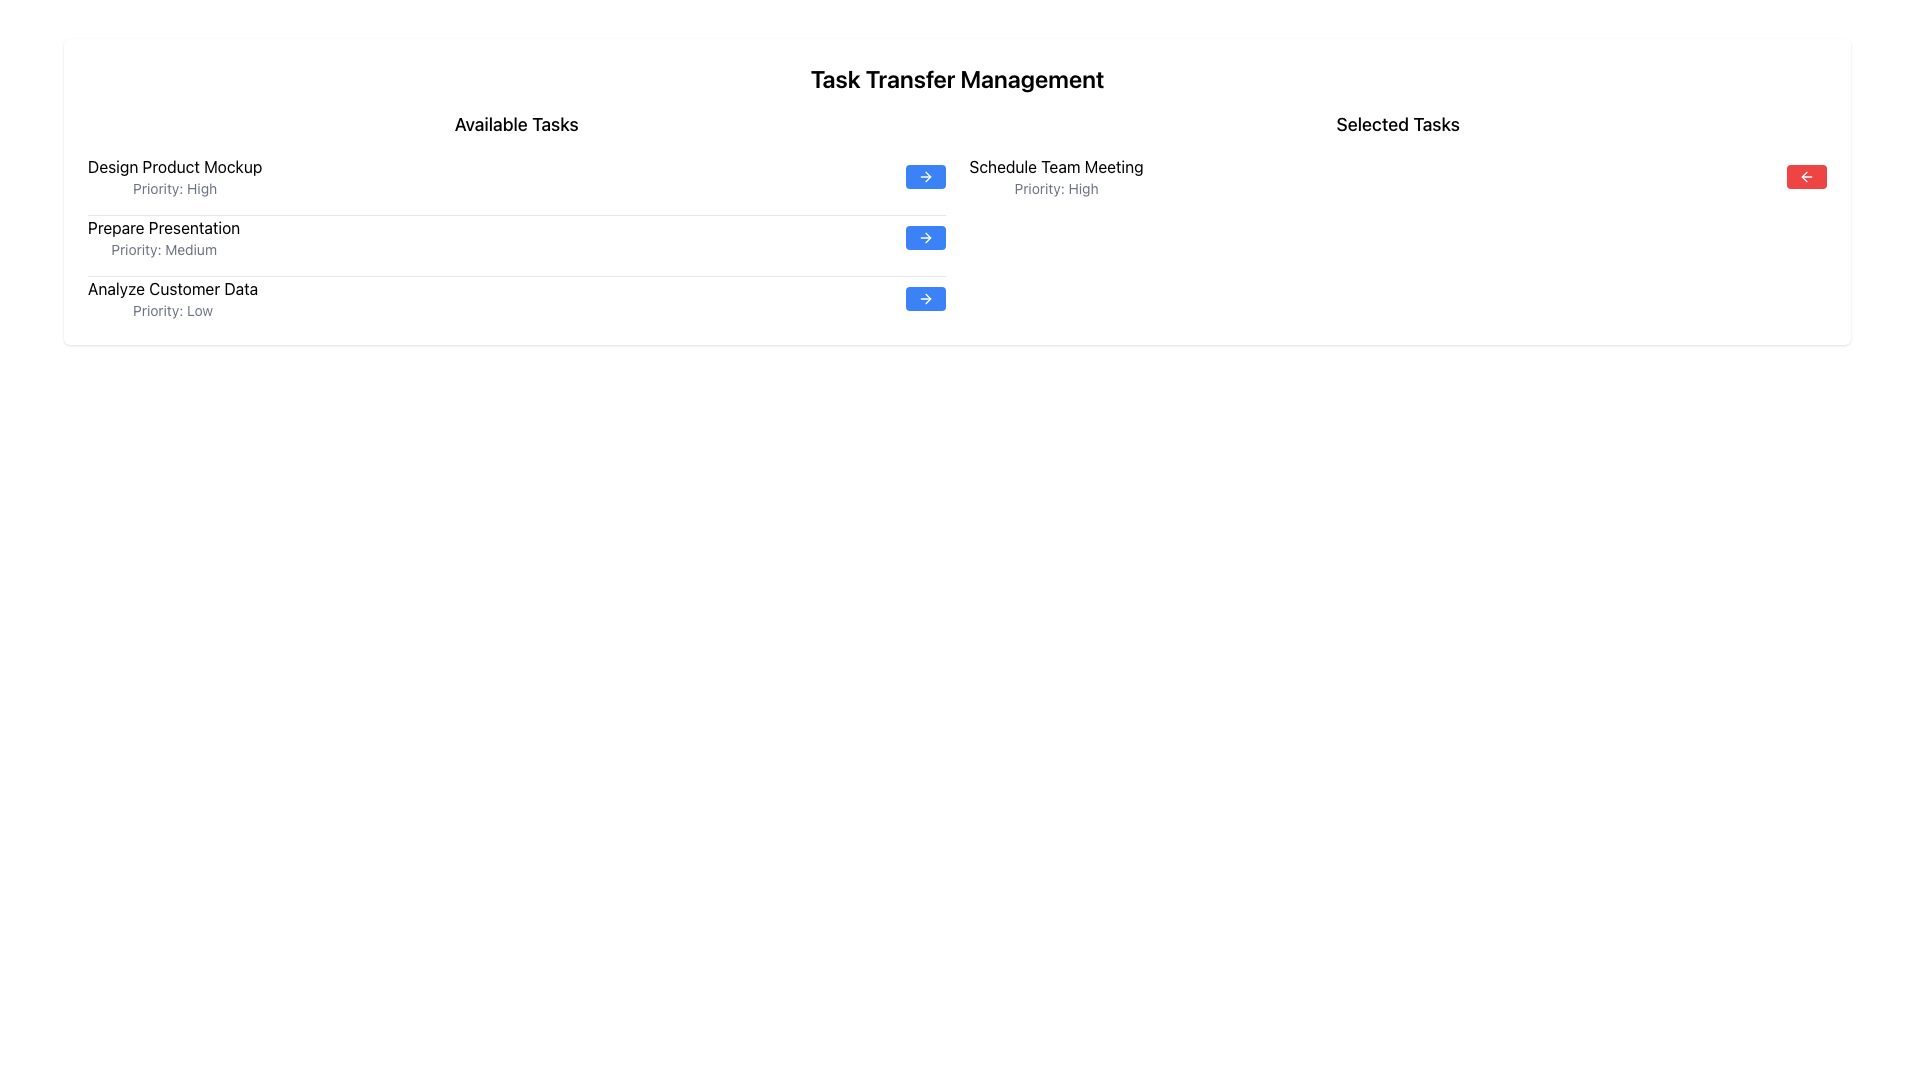 The width and height of the screenshot is (1920, 1080). Describe the element at coordinates (164, 226) in the screenshot. I see `the 'Prepare Presentation' text label, which is the second element in the 'Available Tasks' section, positioned between 'Design Product Mockup' and 'Analyze Customer Data'` at that location.